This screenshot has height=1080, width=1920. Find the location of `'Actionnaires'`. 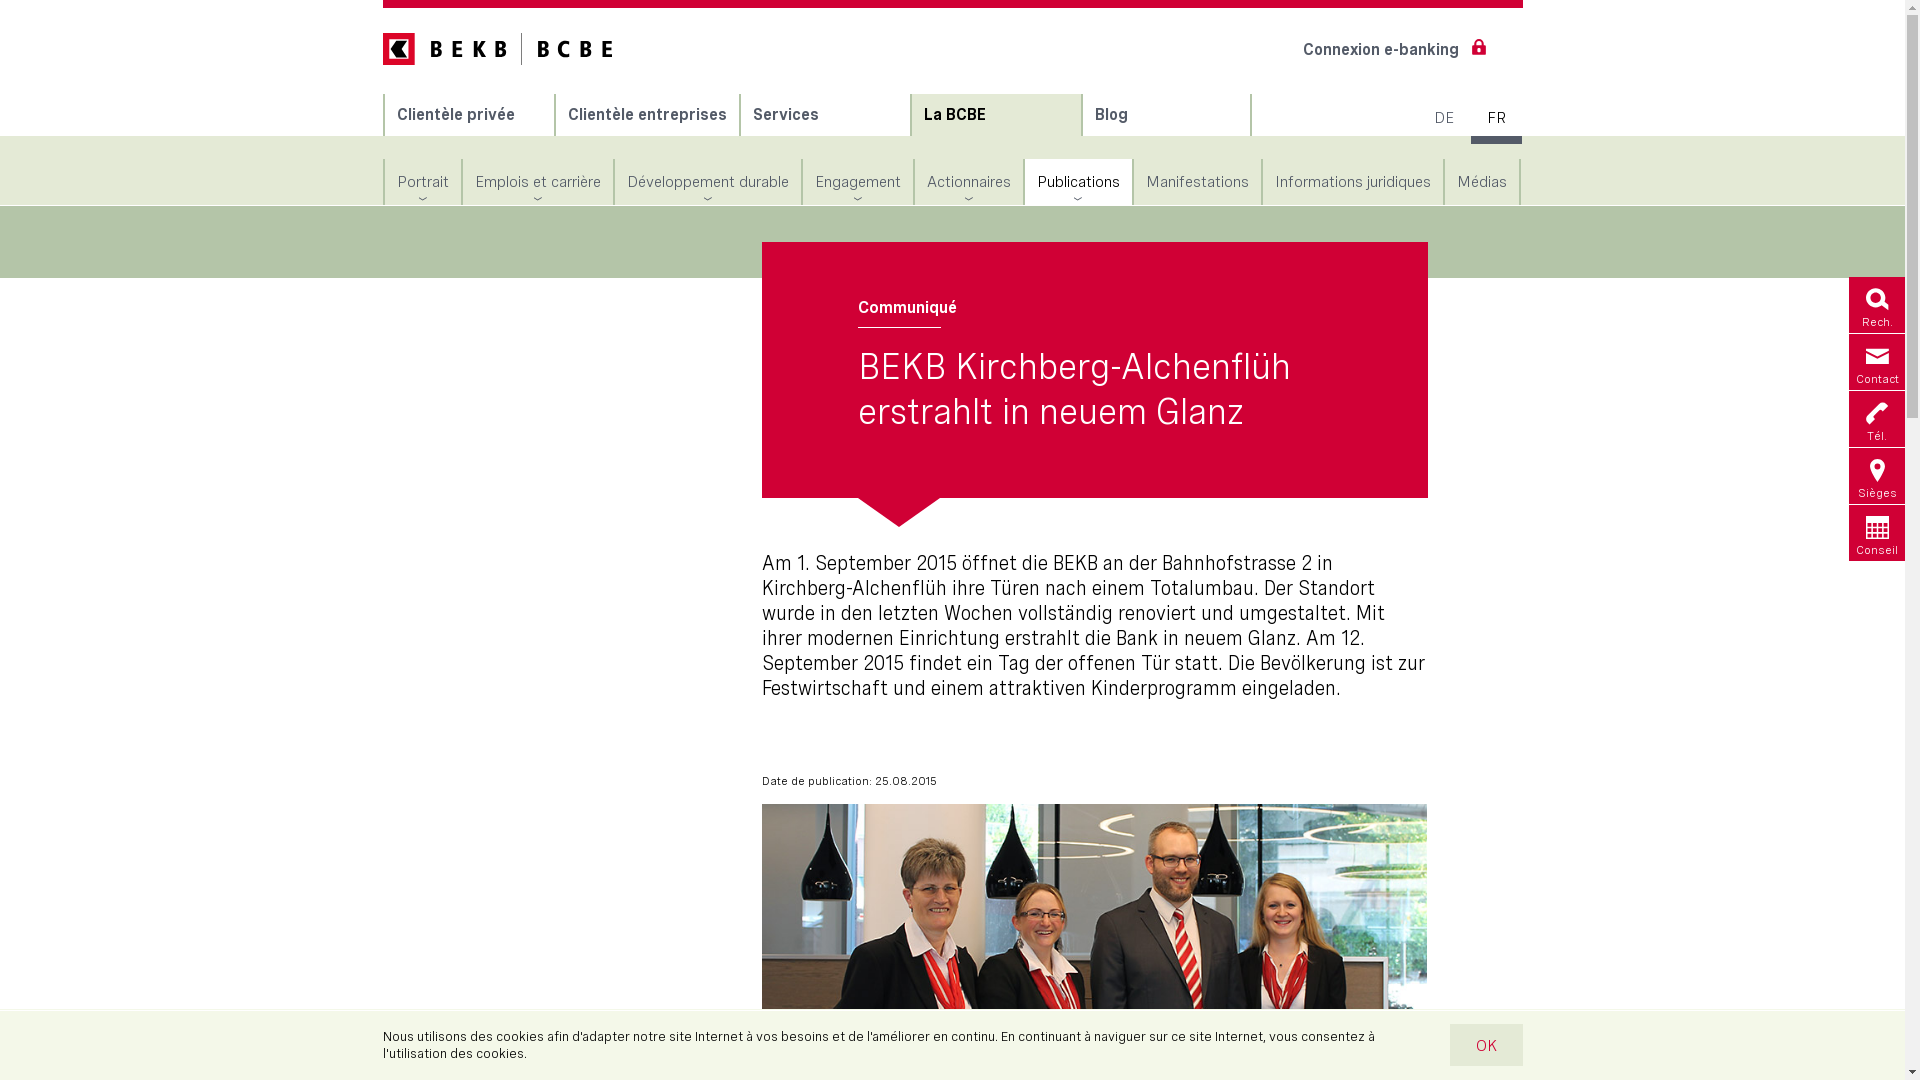

'Actionnaires' is located at coordinates (968, 181).